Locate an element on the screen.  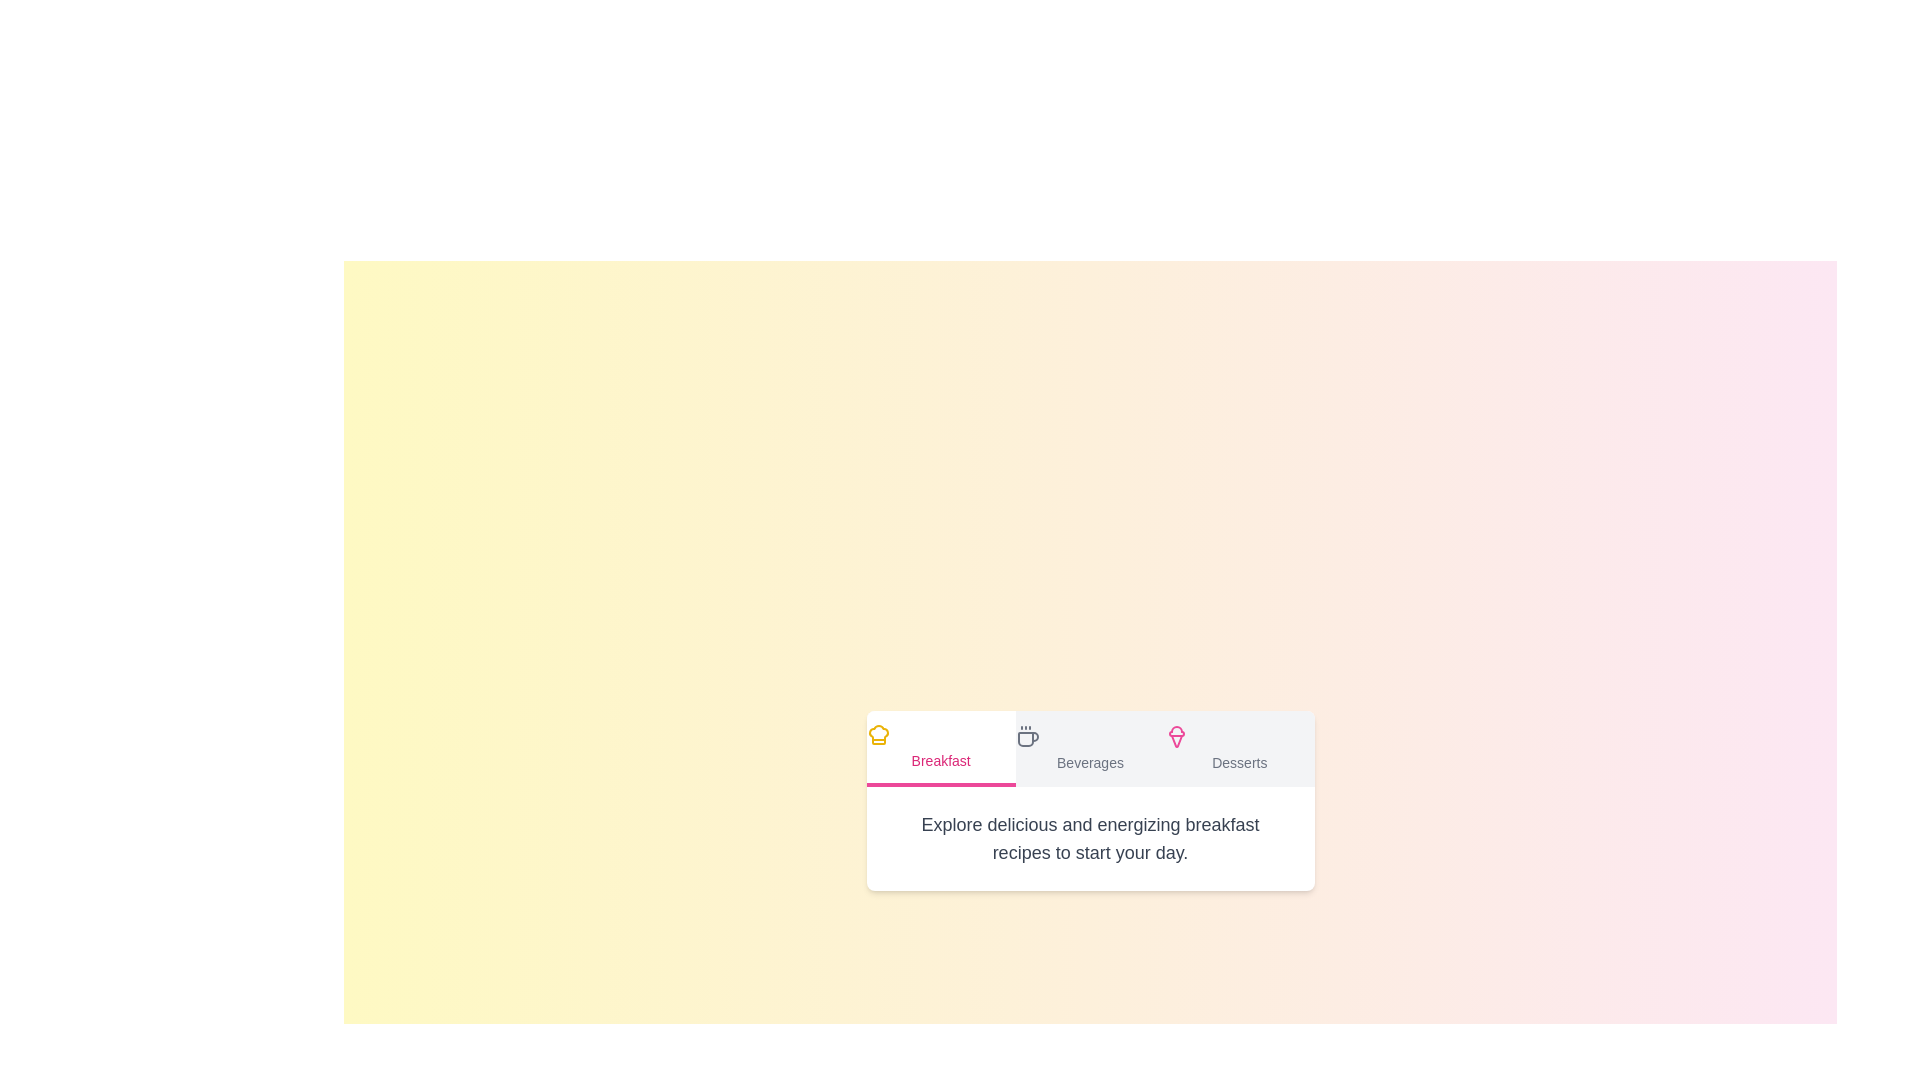
the tab labeled Beverages to display its content is located at coordinates (1088, 748).